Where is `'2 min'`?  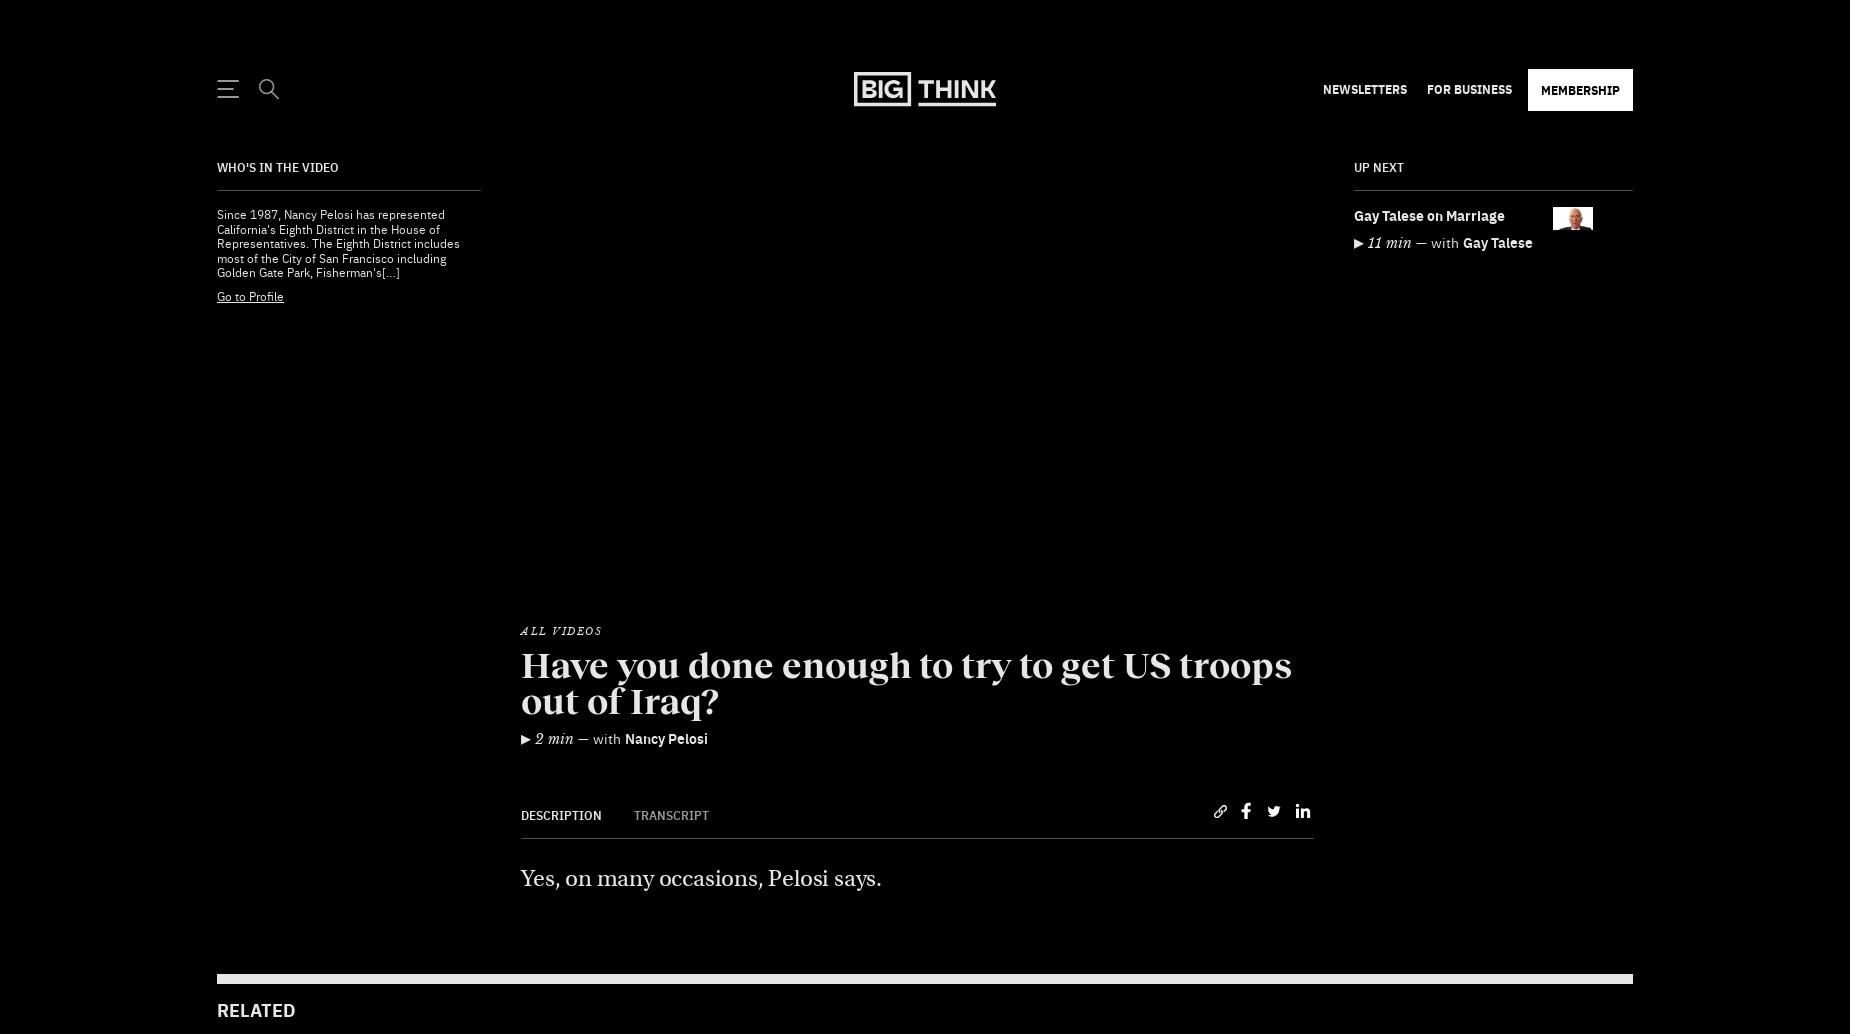
'2 min' is located at coordinates (554, 689).